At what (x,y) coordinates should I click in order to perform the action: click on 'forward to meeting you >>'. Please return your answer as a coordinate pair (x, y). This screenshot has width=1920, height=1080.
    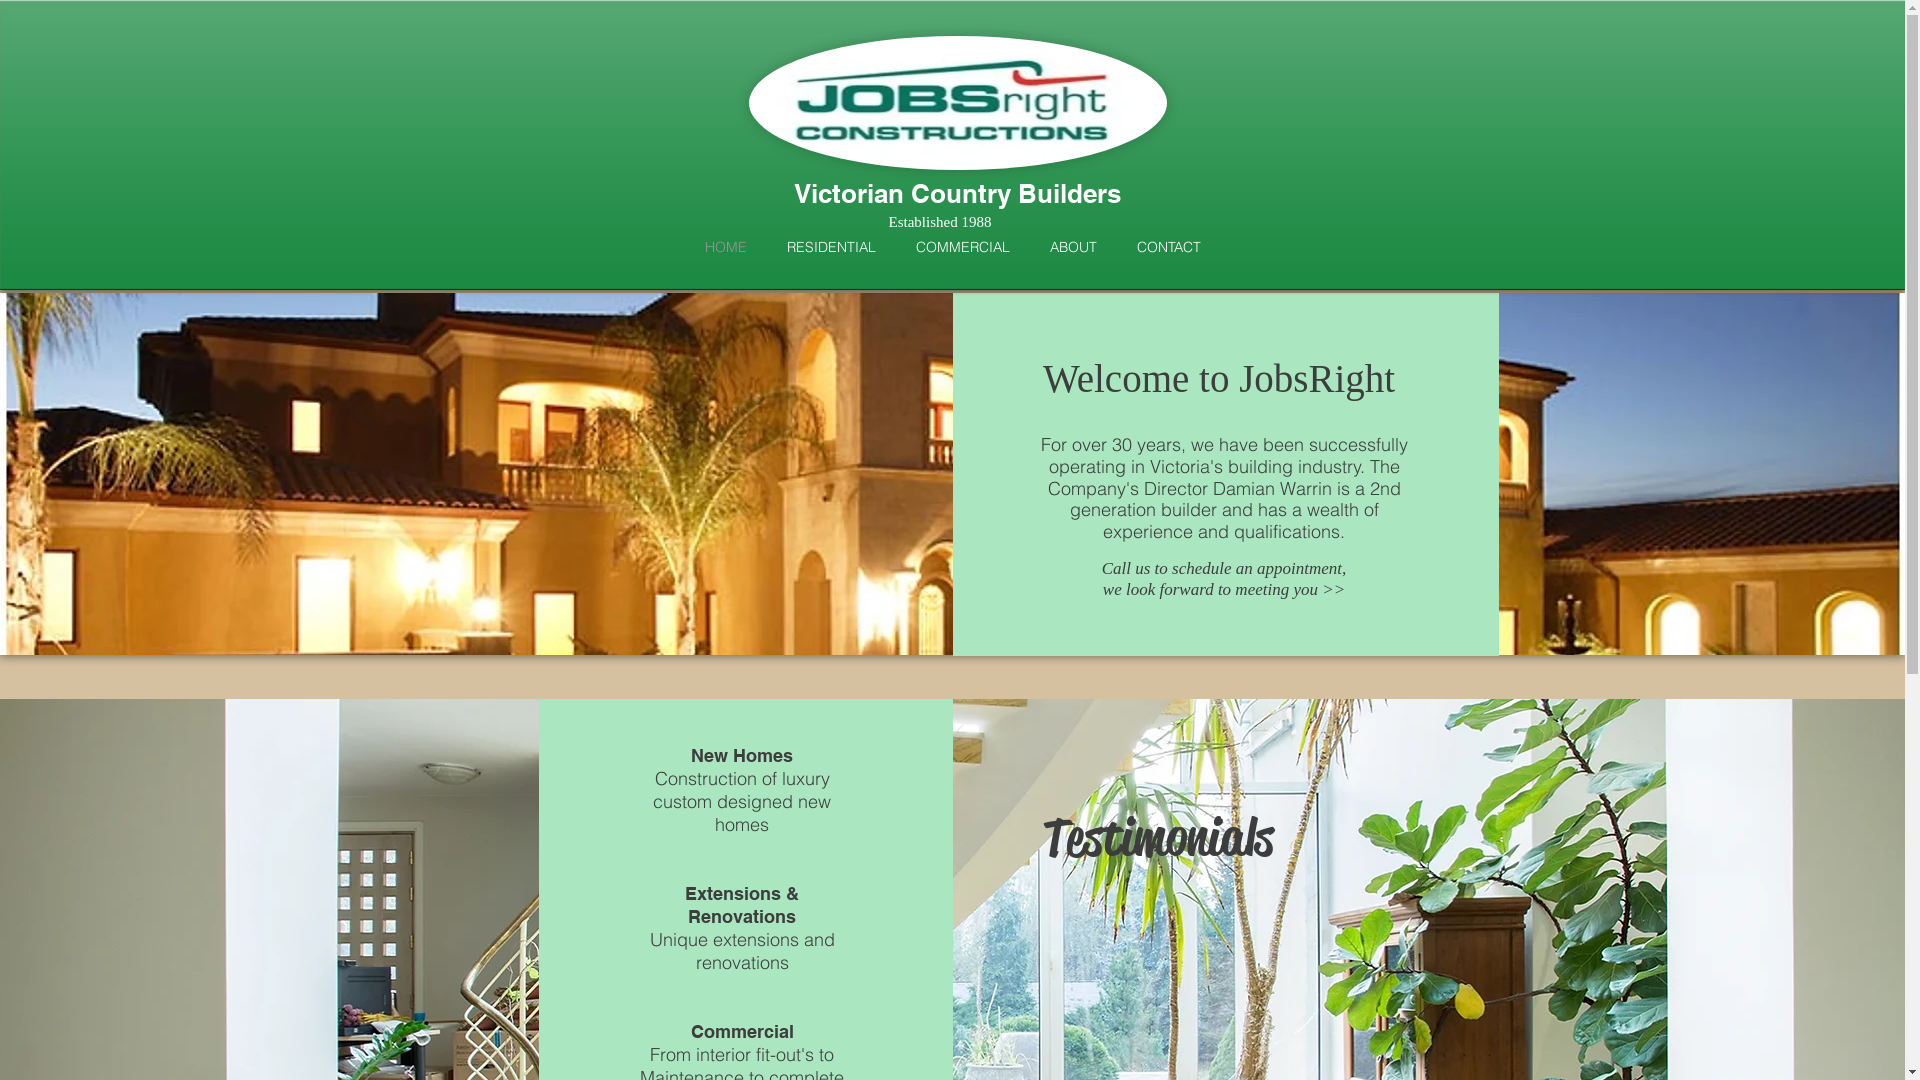
    Looking at the image, I should click on (1251, 588).